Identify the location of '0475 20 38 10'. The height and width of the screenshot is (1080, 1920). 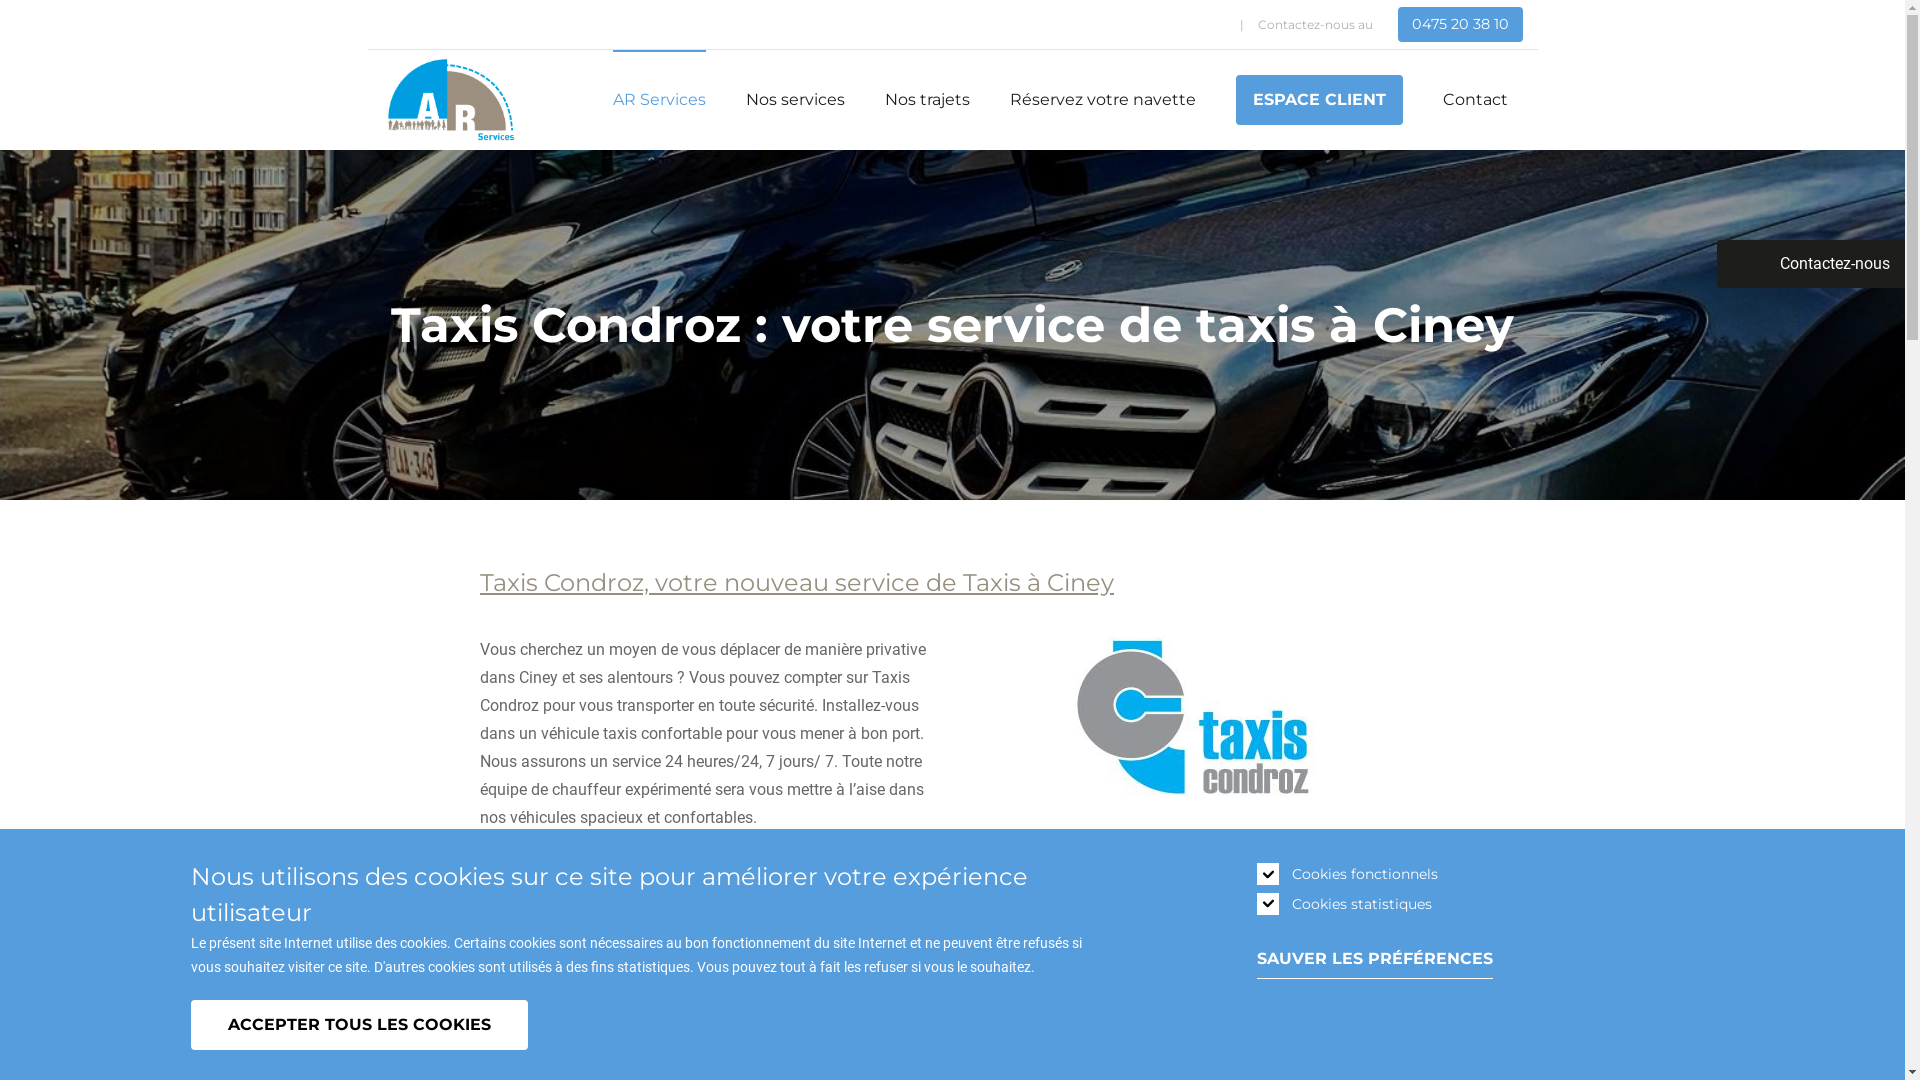
(1460, 24).